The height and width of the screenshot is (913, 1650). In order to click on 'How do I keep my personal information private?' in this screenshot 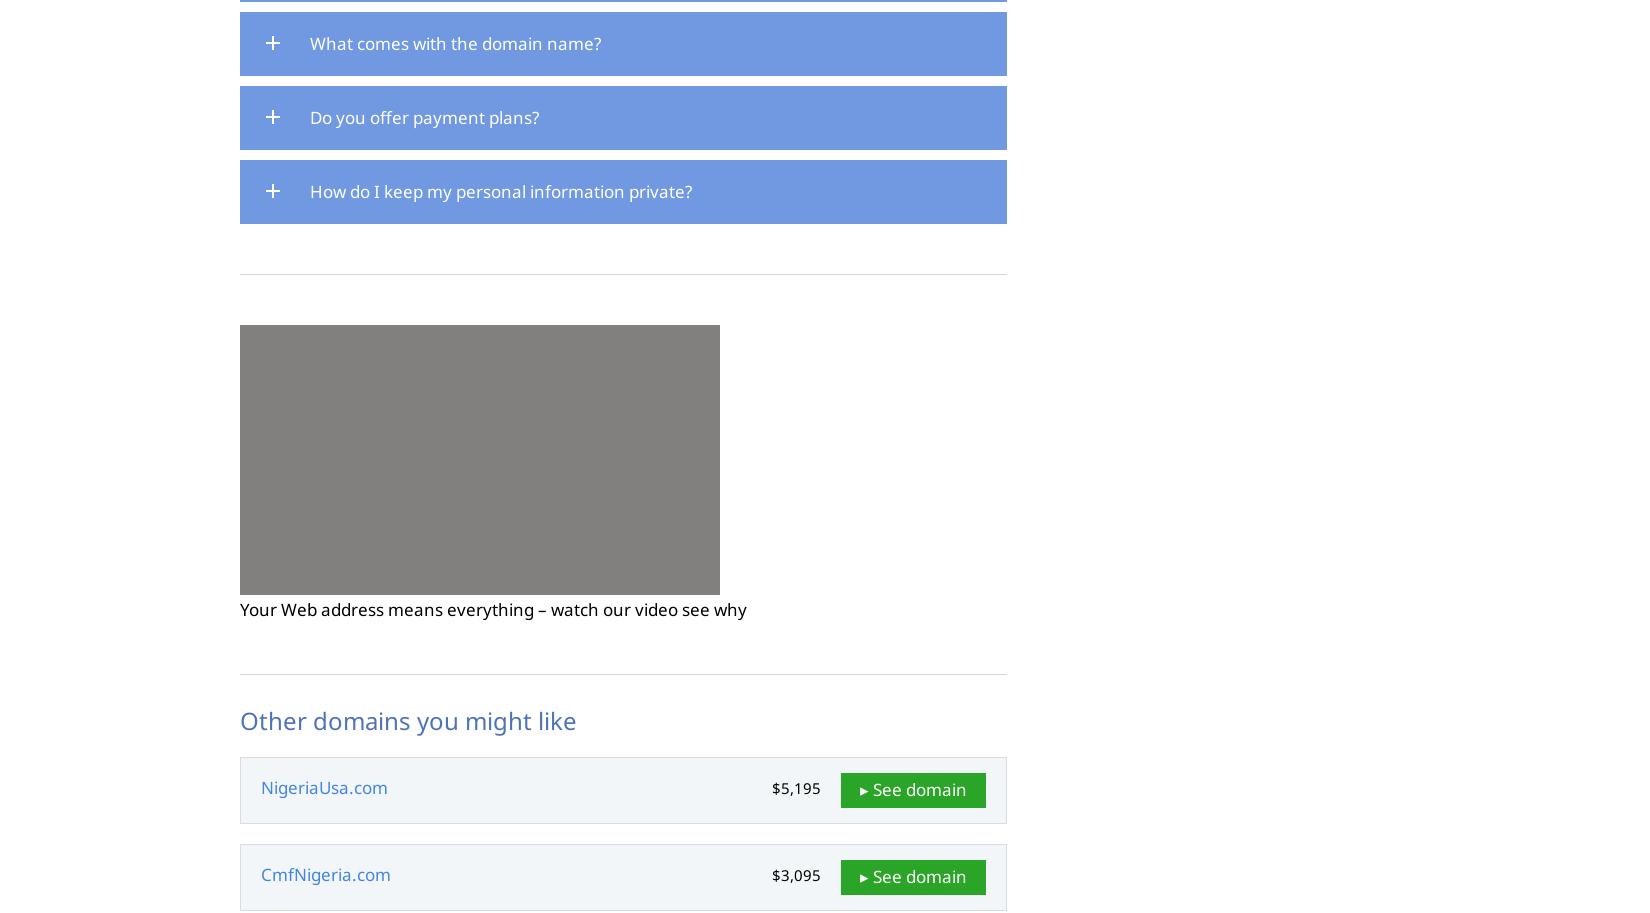, I will do `click(499, 190)`.